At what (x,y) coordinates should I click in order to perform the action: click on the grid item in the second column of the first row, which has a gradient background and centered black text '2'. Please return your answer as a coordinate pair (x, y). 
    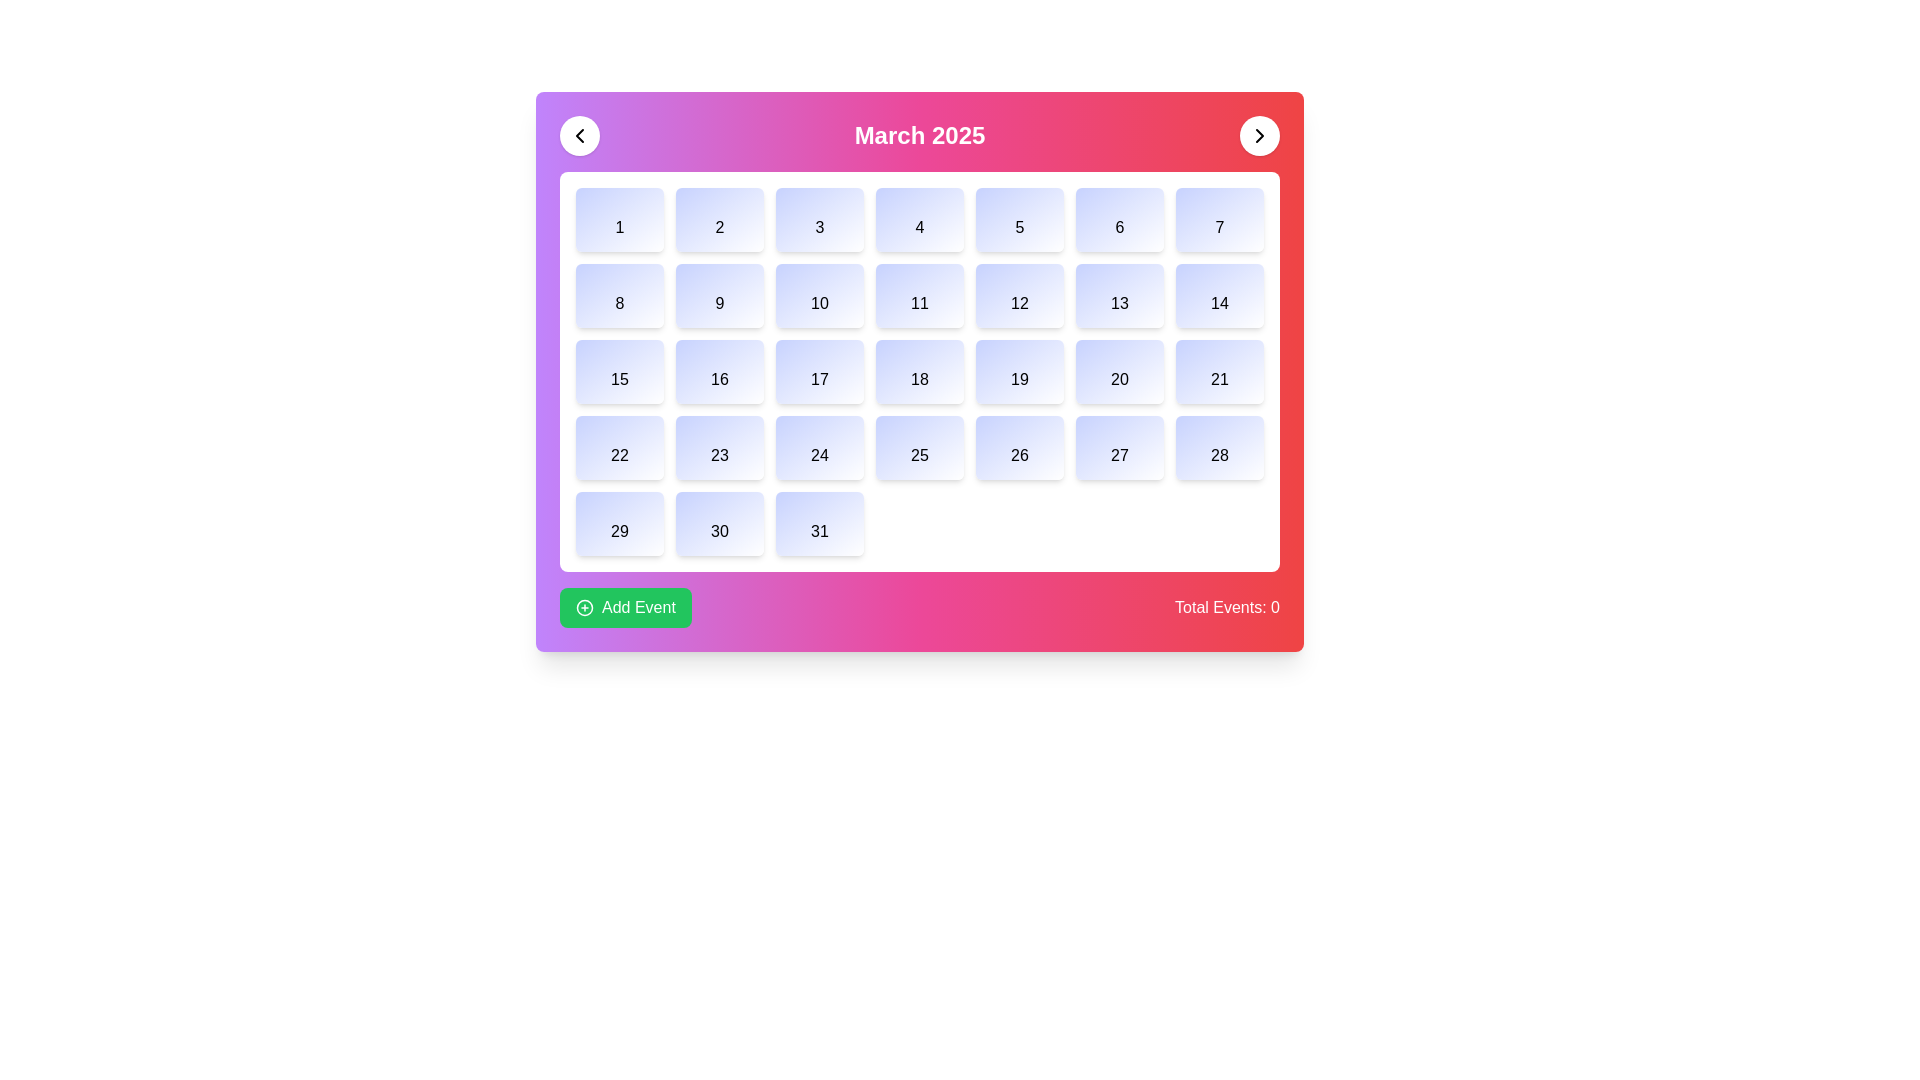
    Looking at the image, I should click on (720, 219).